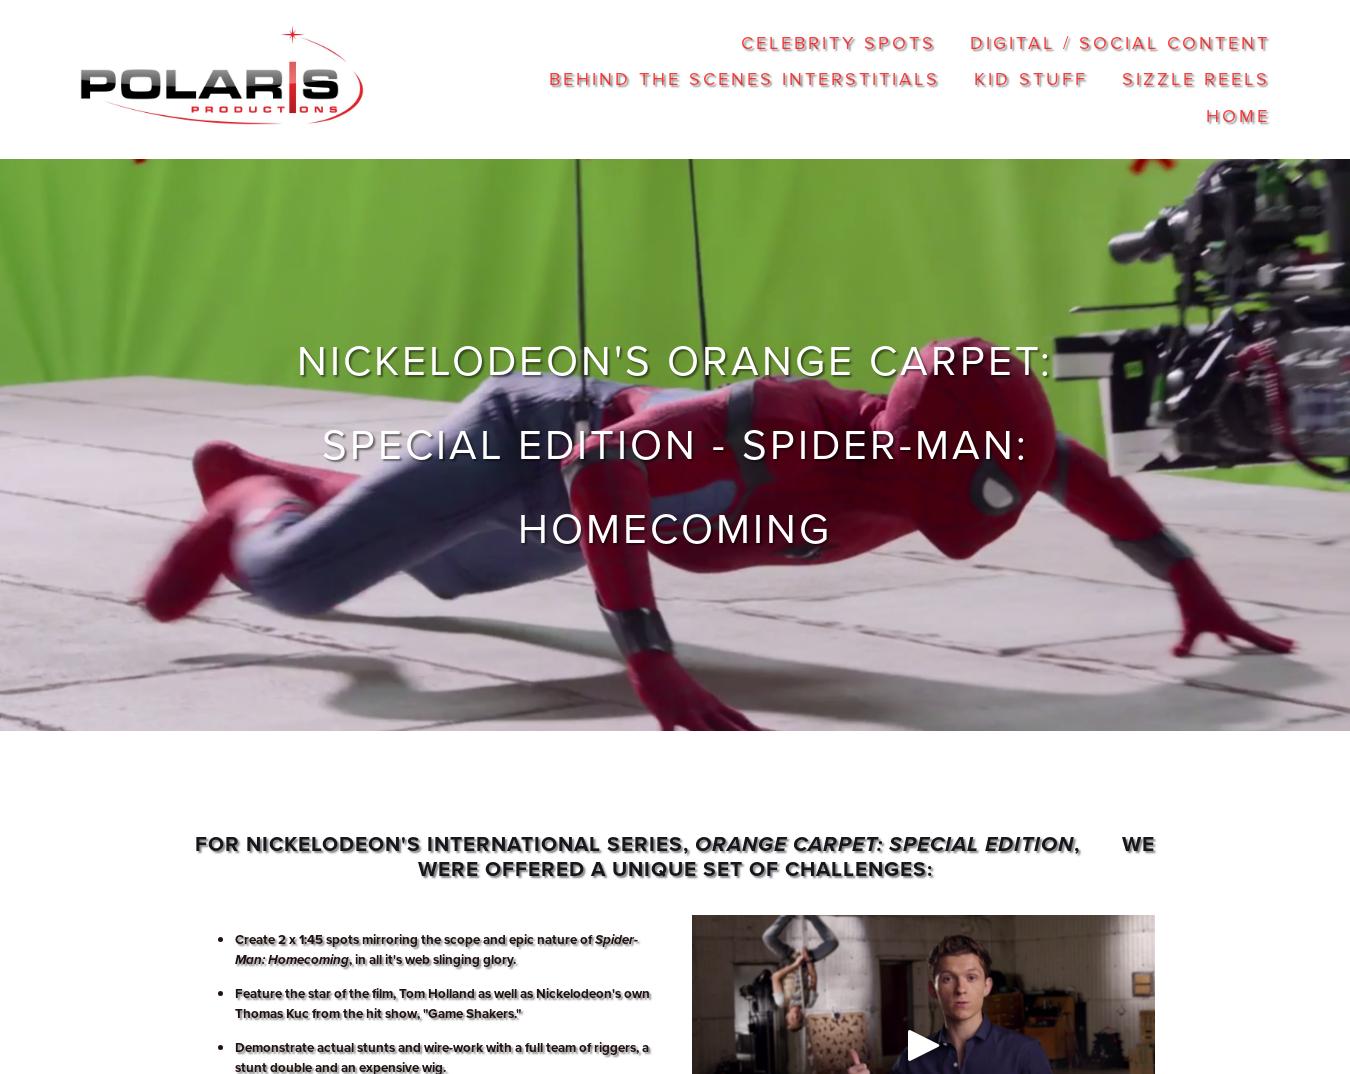 The width and height of the screenshot is (1350, 1074). What do you see at coordinates (194, 843) in the screenshot?
I see `'For Nickelodeon's international series,'` at bounding box center [194, 843].